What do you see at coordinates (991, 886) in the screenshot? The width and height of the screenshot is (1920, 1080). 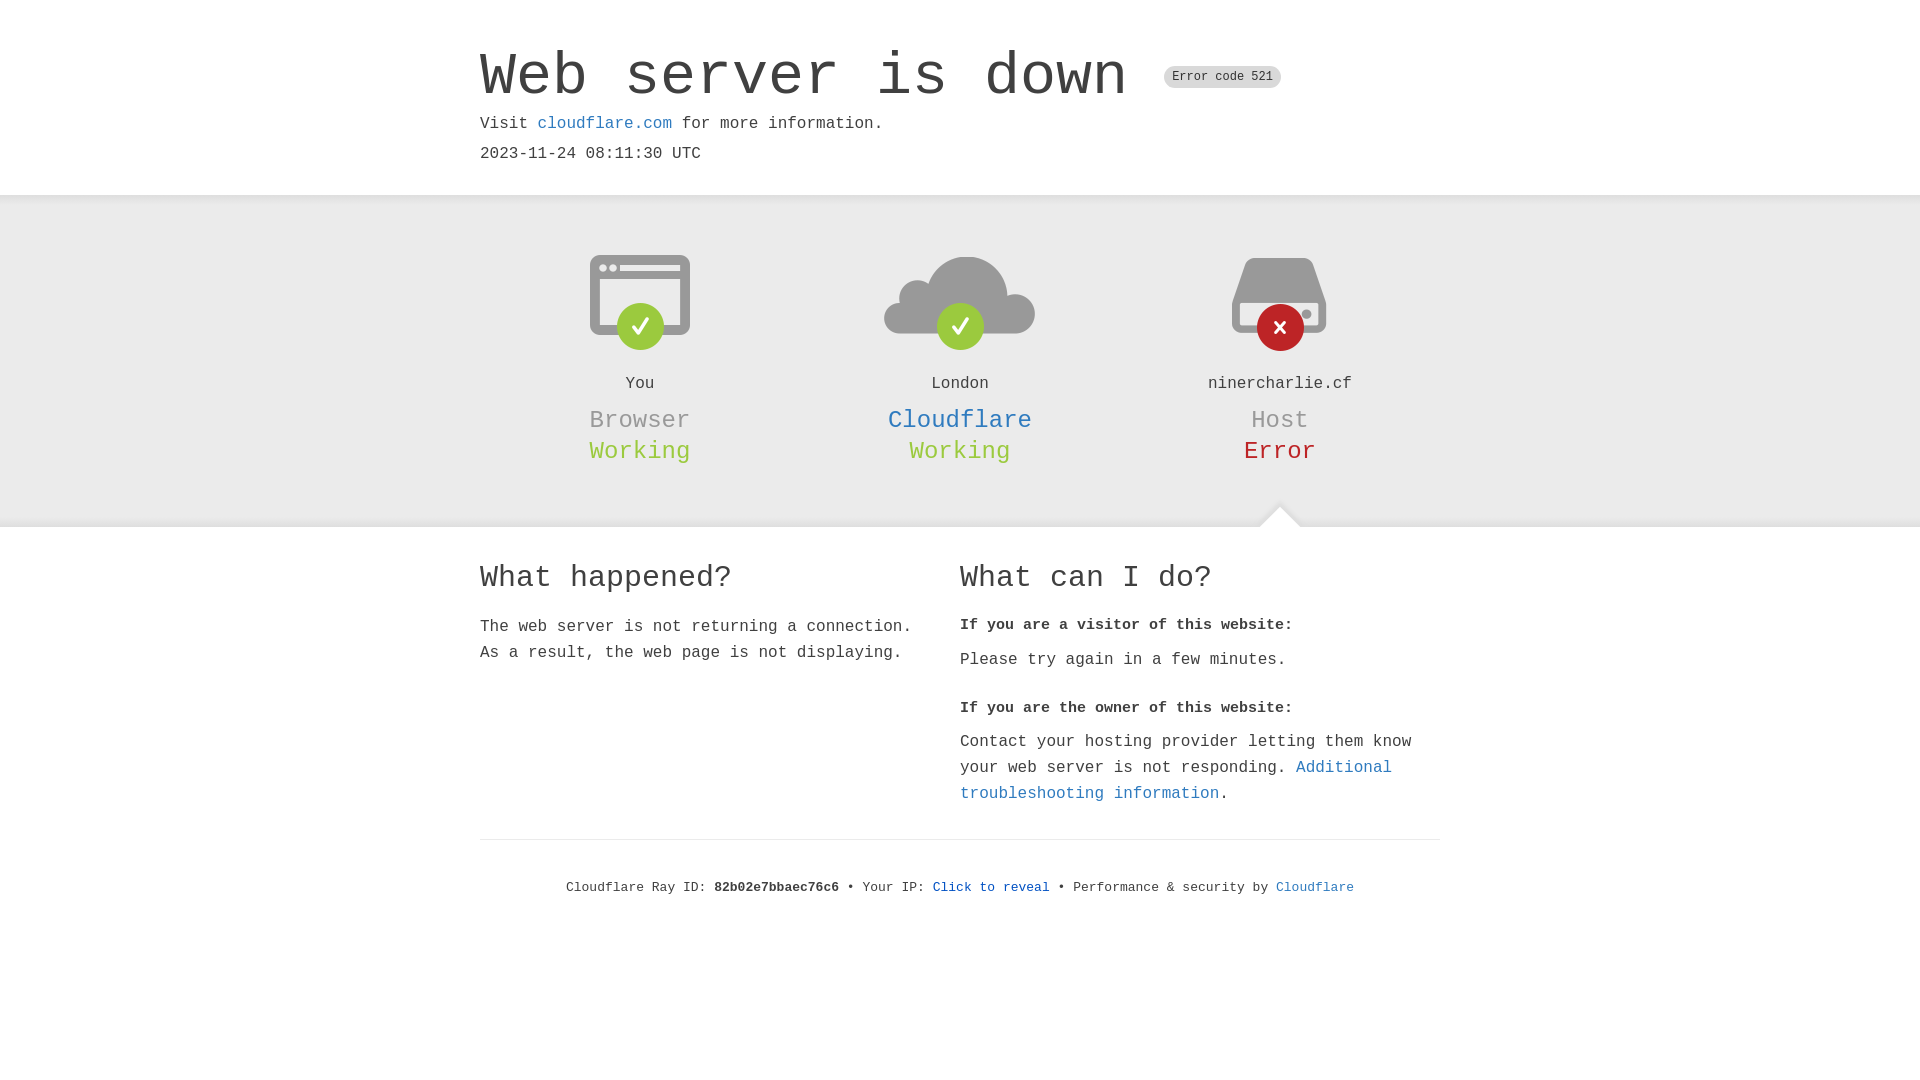 I see `'Click to reveal'` at bounding box center [991, 886].